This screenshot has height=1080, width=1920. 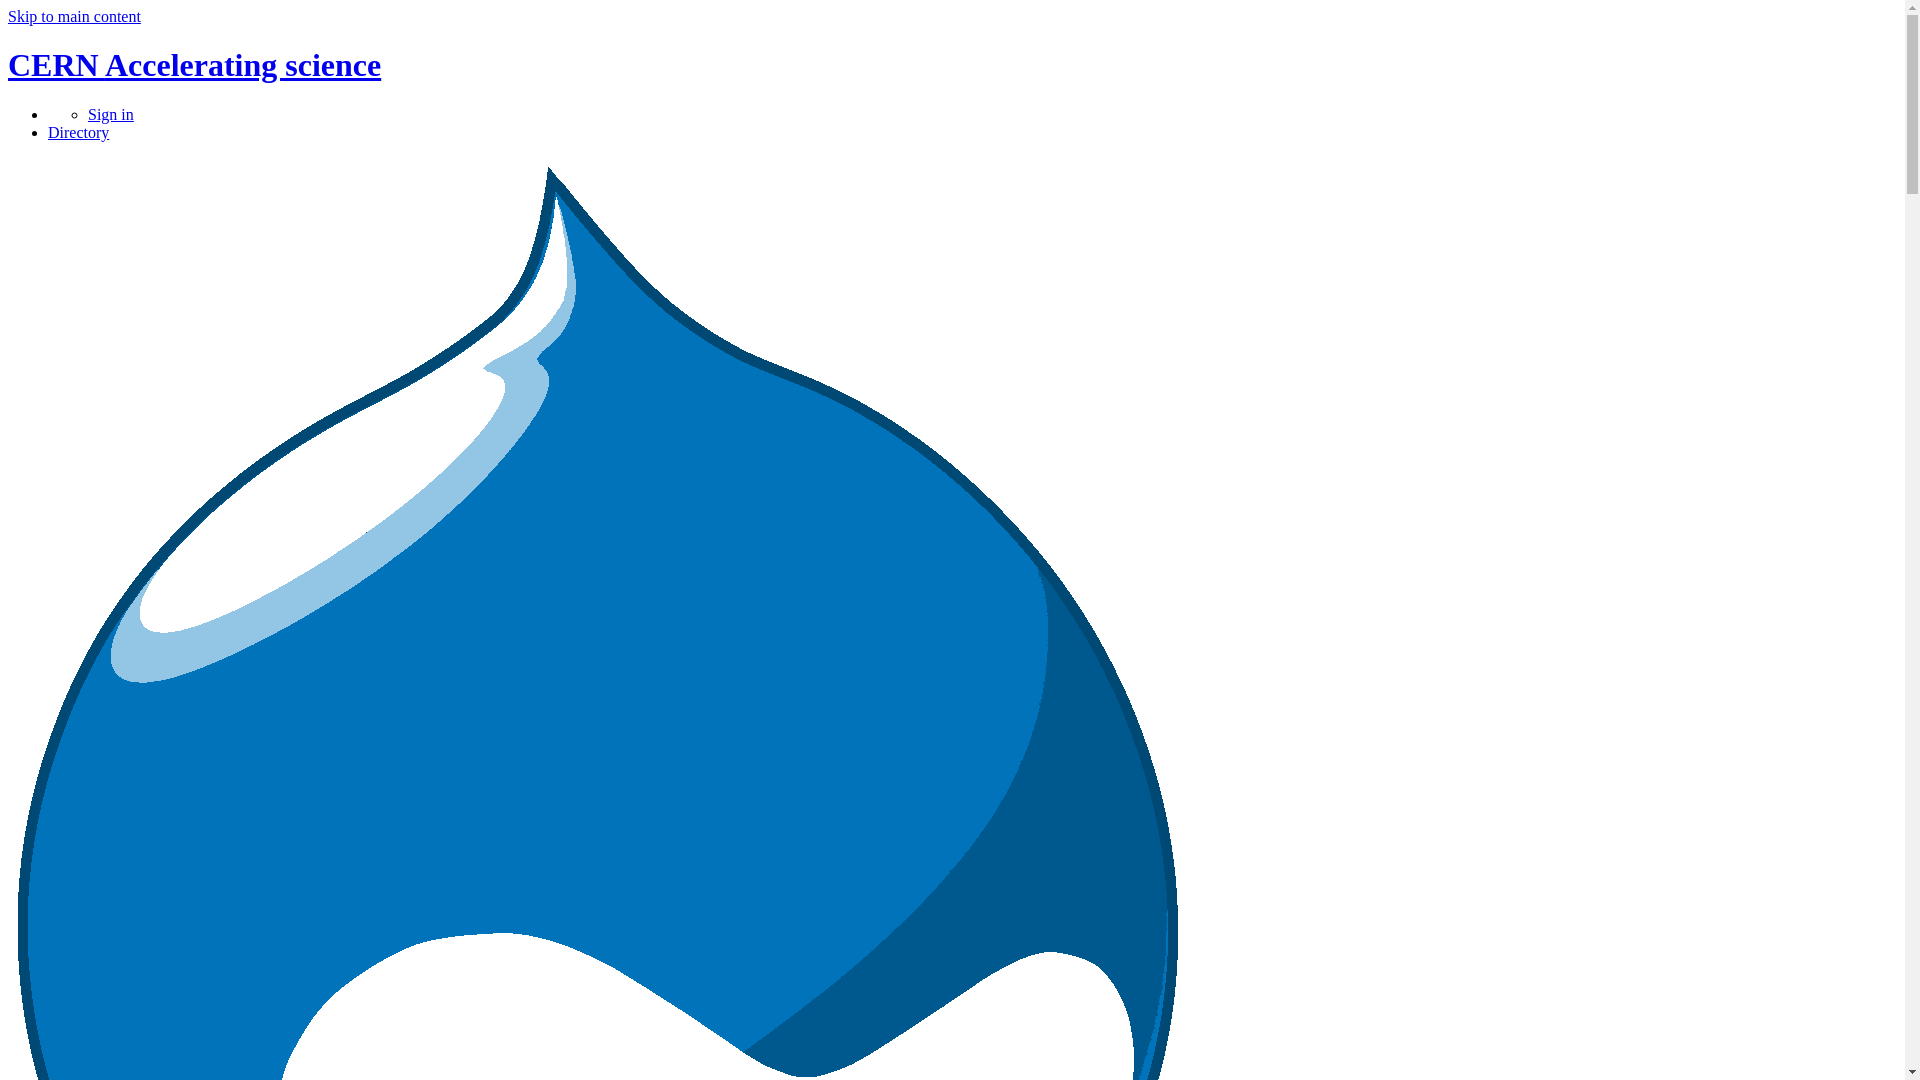 What do you see at coordinates (109, 114) in the screenshot?
I see `'Sign in'` at bounding box center [109, 114].